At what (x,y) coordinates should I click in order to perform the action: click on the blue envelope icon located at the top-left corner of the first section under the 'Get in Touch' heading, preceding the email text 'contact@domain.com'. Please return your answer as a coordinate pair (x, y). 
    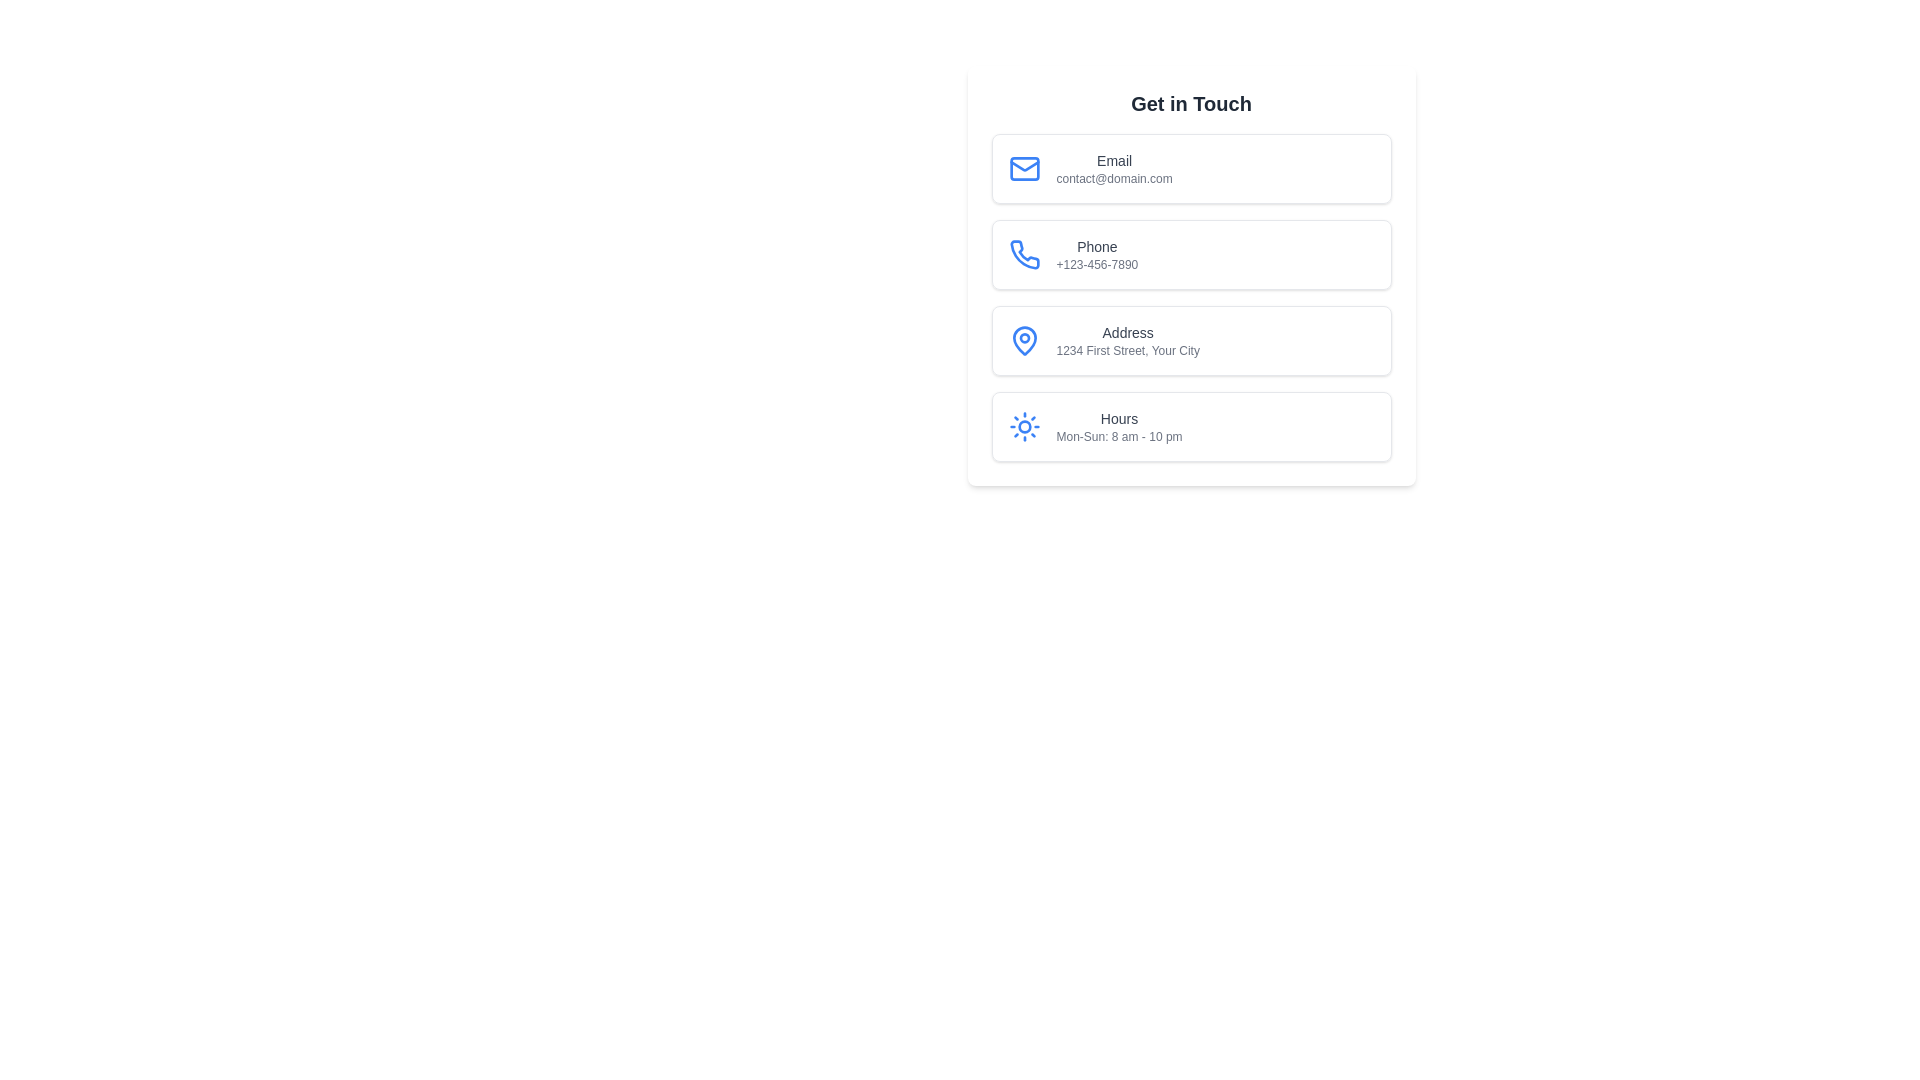
    Looking at the image, I should click on (1023, 168).